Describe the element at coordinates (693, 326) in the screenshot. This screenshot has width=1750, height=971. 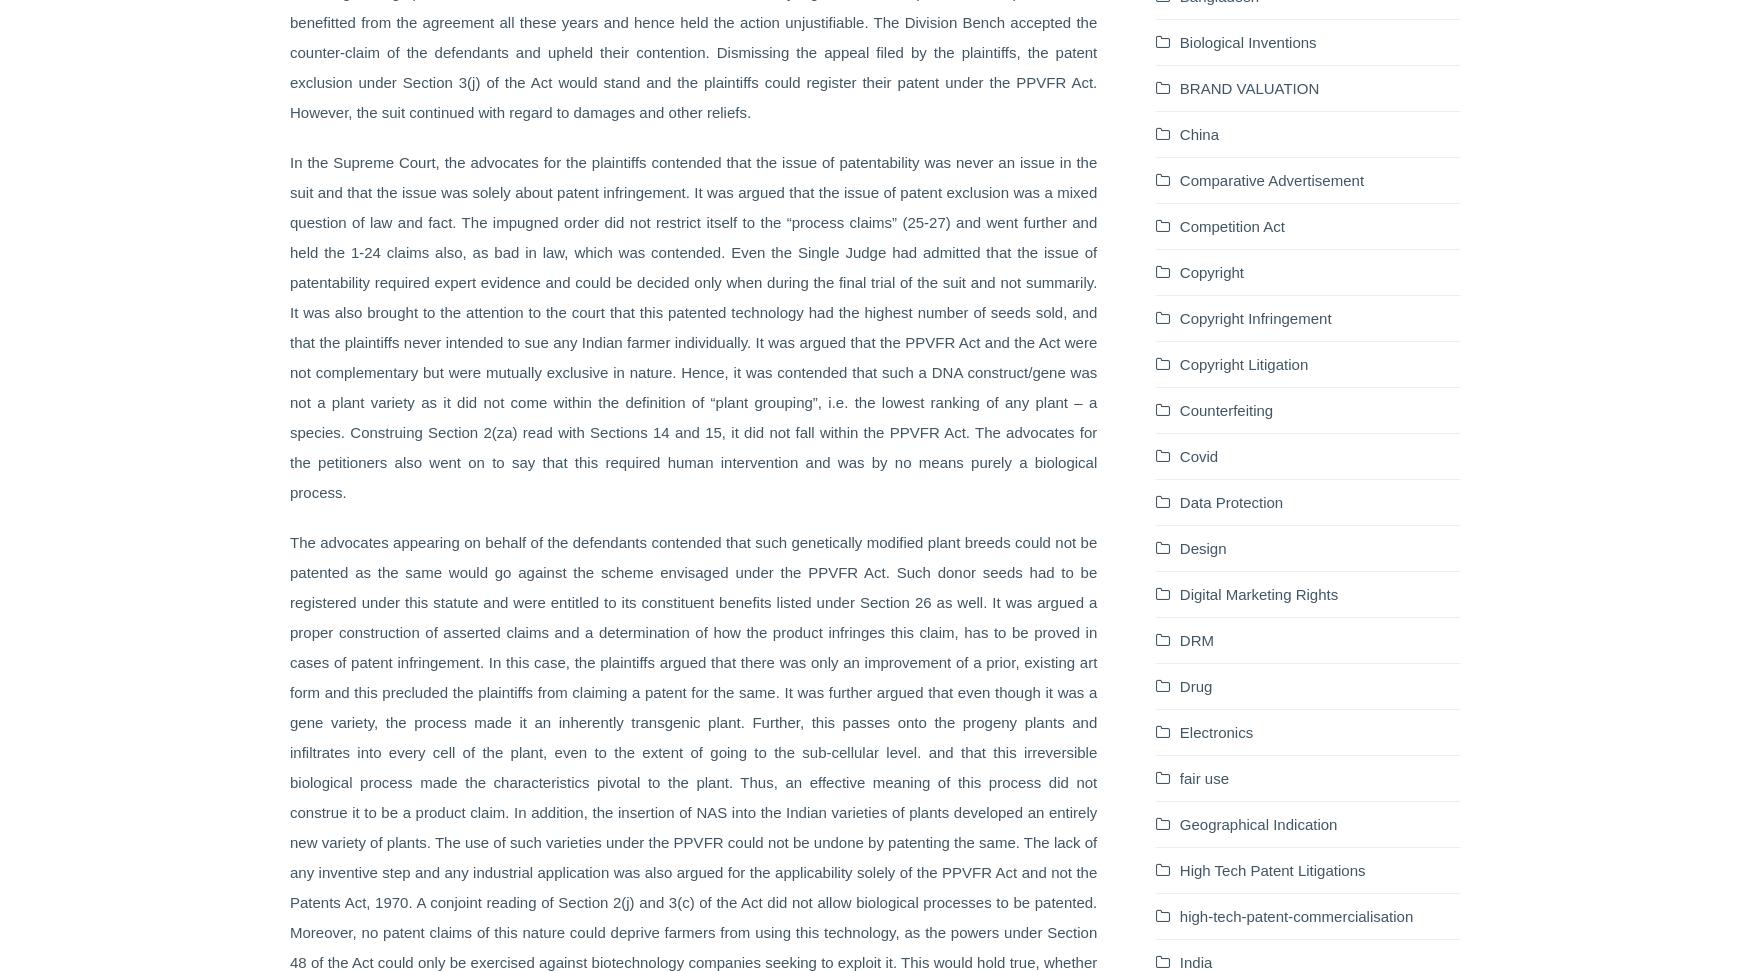
I see `'In the Supreme Court, the advocates for the plaintiffs contended that the issue of patentability was never an issue in the suit and that the issue was solely about patent infringement. It was argued that the issue of patent exclusion was a mixed question of law and fact. The impugned order did not restrict itself to the “process claims” (25-27) and went further and held the 1-24 claims also, as bad in law, which was contended. Even the Single Judge had admitted that the issue of patentability required expert evidence and could be decided only when during the final trial of the suit and not summarily. It was also brought to the attention to the court that this patented technology had the highest number of seeds sold, and that the plaintiffs never intended to sue any Indian farmer individually. It was argued that the PPVFR Act and the Act were not complementary but were mutually exclusive in nature. Hence, it was contended that such a DNA construct/gene was not a plant variety as it did not come within the definition of “plant grouping”, i.e. the lowest ranking of any plant – a species. Construing Section 2(za) read with Sections 14 and 15, it did not fall within the PPVFR Act. The advocates for the petitioners also went on to say that this required human intervention and was by no means purely a biological process.'` at that location.